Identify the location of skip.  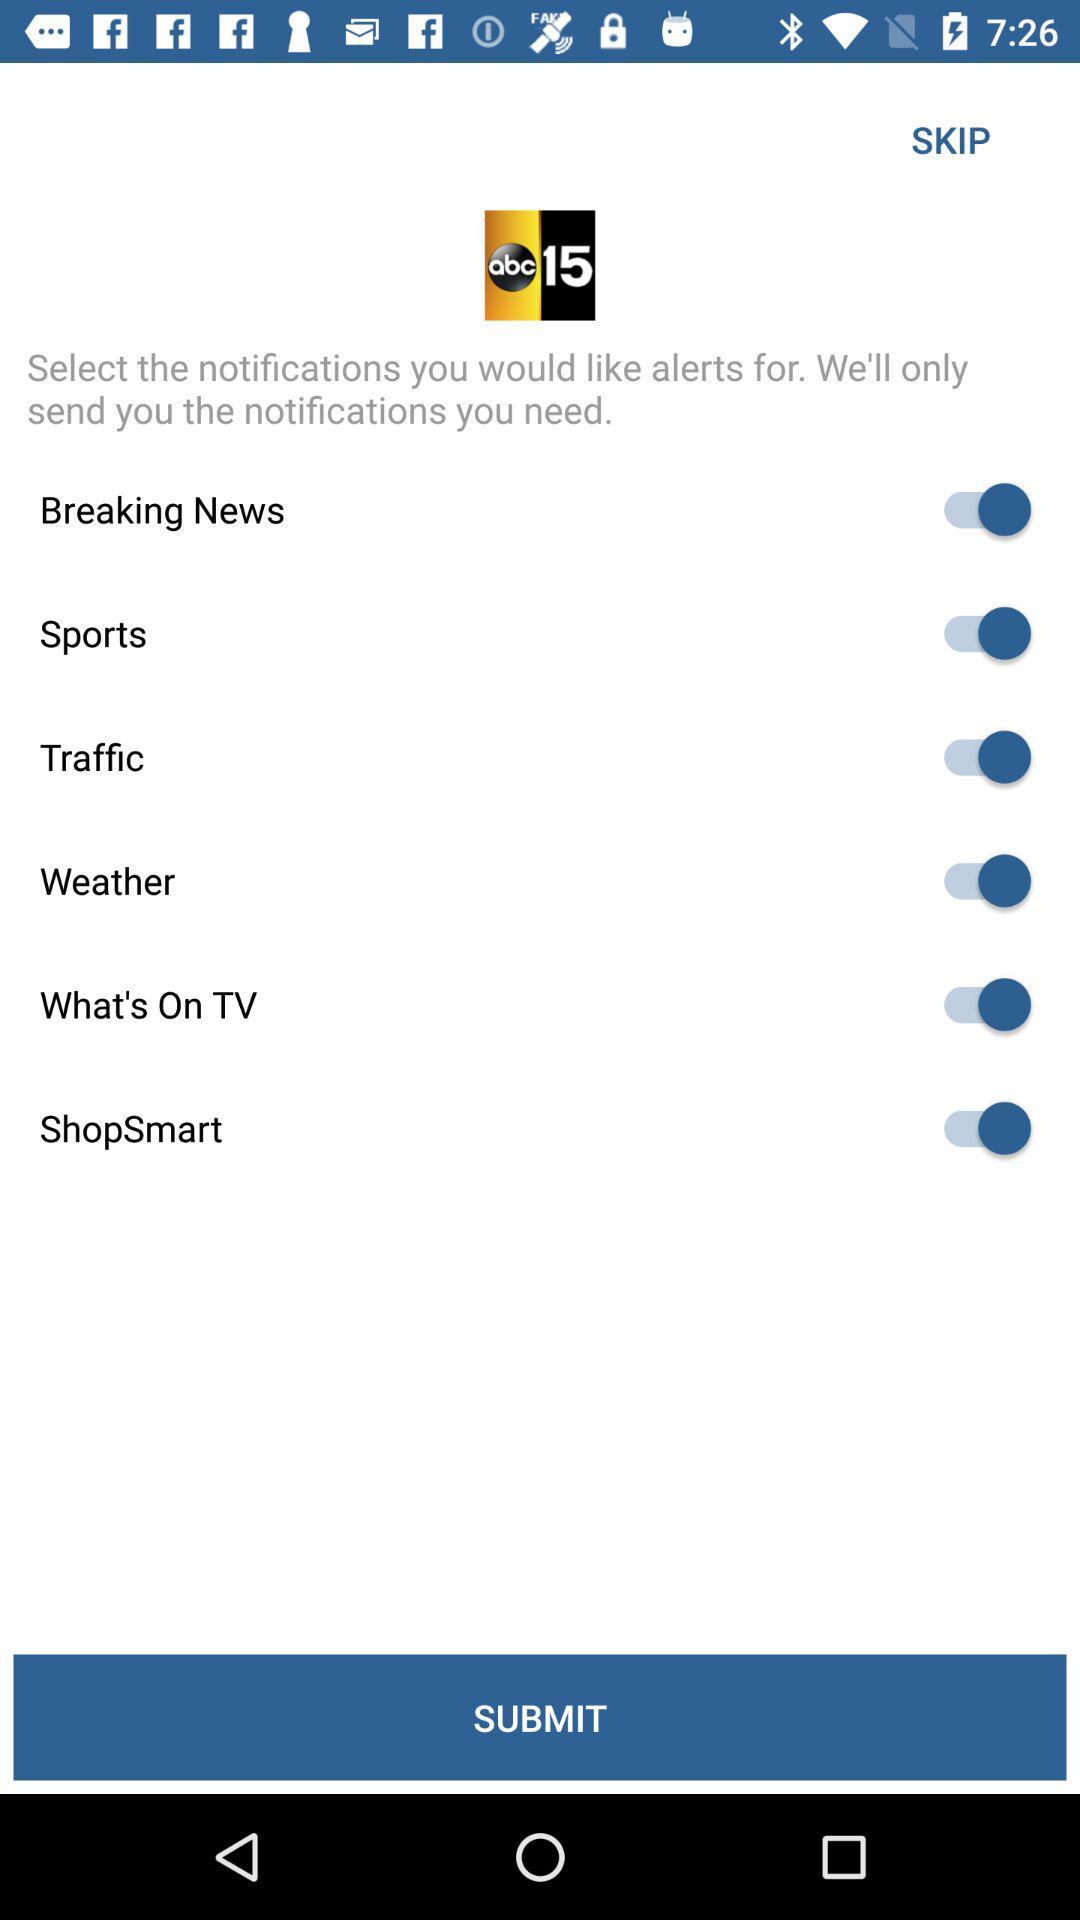
(950, 138).